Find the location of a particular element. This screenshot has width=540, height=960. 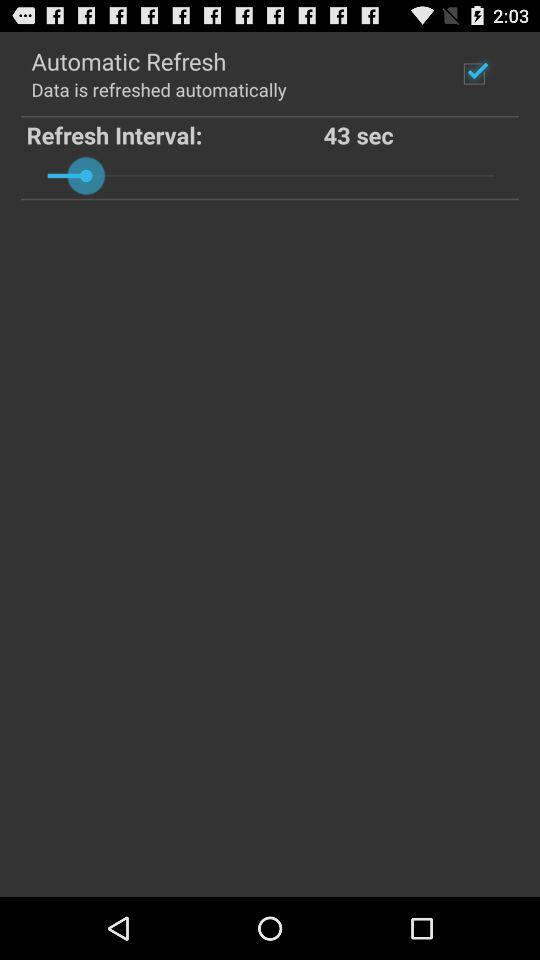

item to the right of data is refreshed is located at coordinates (473, 73).